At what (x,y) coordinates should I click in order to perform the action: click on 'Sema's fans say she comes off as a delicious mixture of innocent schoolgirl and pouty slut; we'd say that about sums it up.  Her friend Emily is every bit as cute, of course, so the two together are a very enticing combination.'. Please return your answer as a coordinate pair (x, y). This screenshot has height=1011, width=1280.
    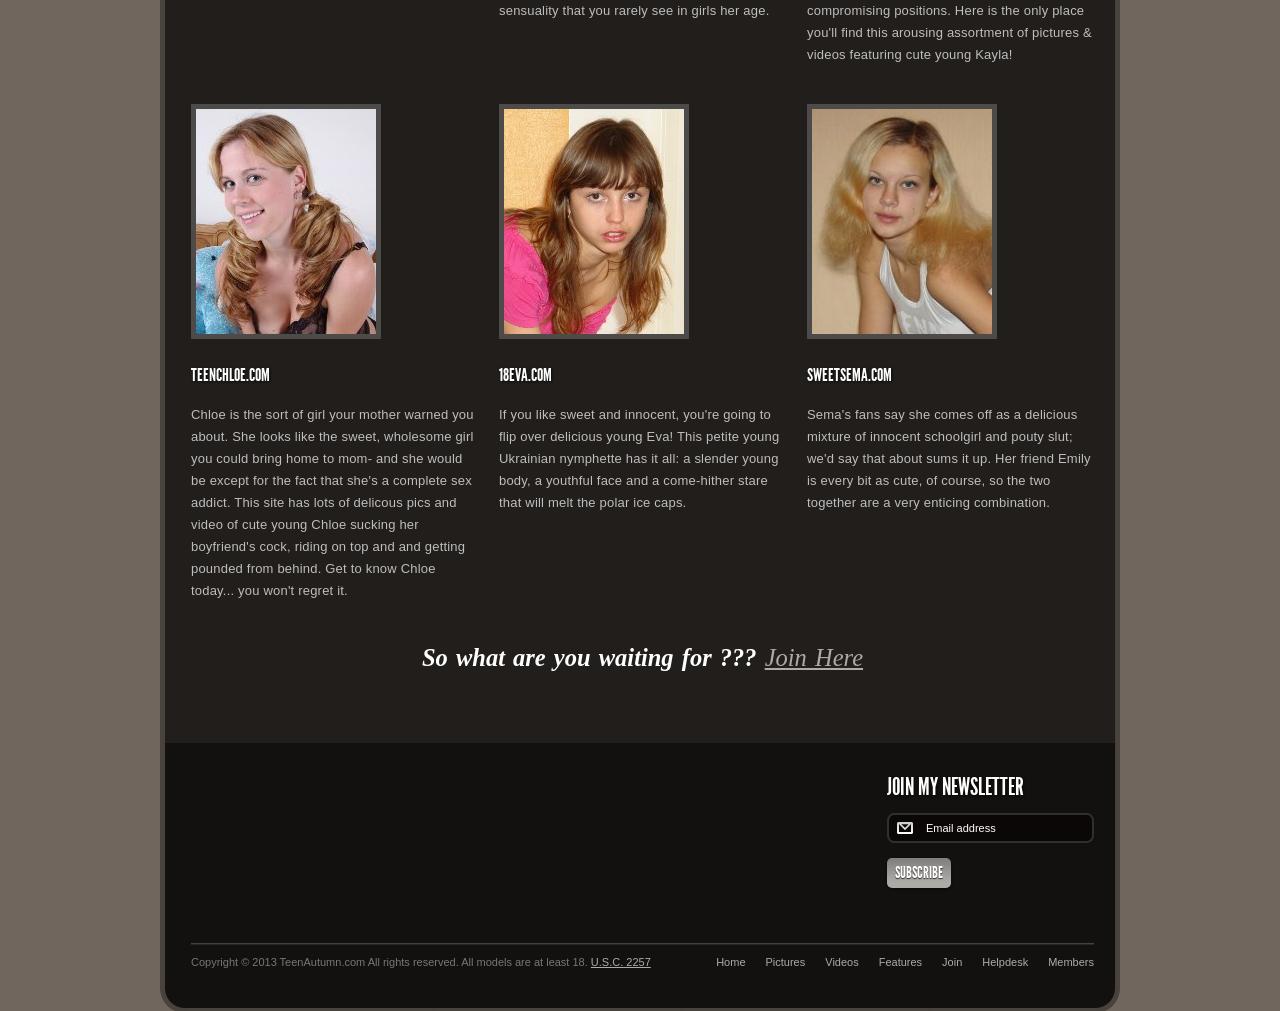
    Looking at the image, I should click on (947, 457).